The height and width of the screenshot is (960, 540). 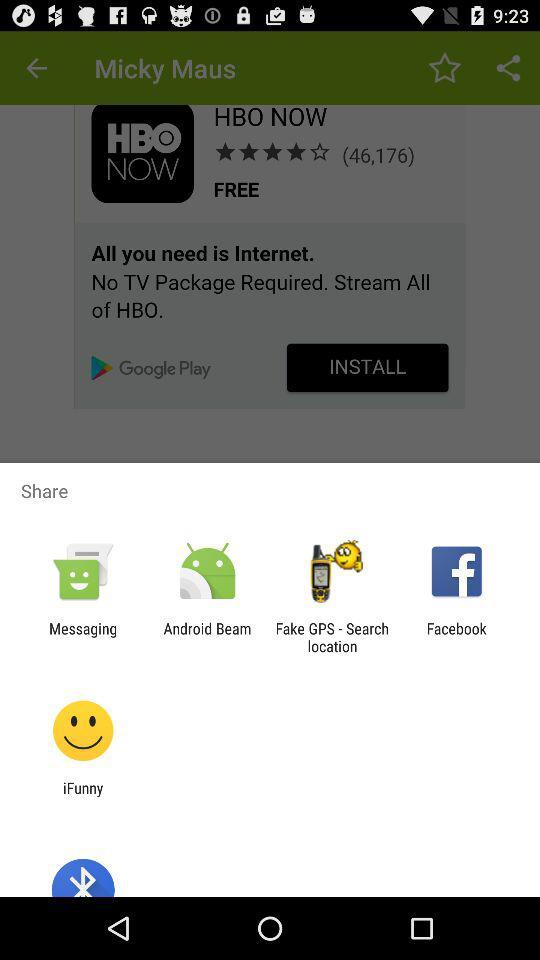 What do you see at coordinates (82, 636) in the screenshot?
I see `icon to the left of android beam app` at bounding box center [82, 636].